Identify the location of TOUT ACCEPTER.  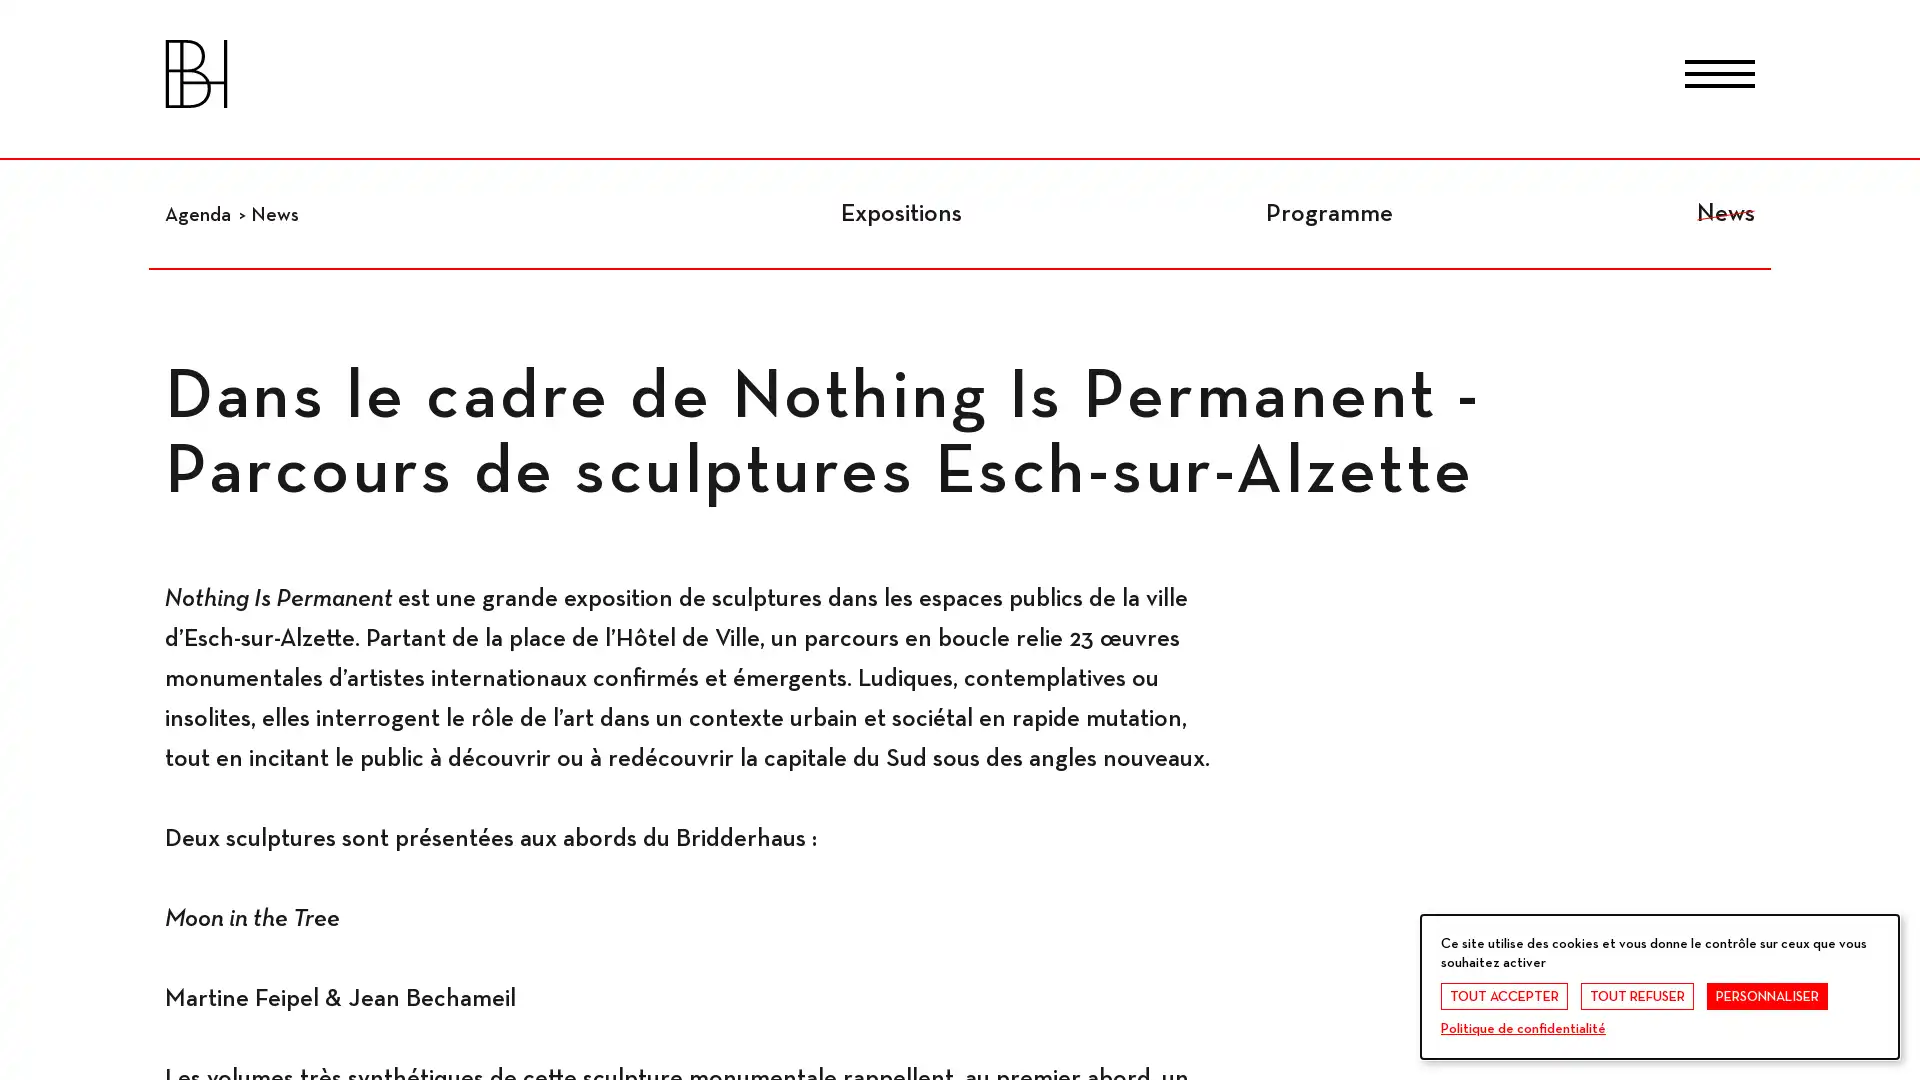
(1504, 996).